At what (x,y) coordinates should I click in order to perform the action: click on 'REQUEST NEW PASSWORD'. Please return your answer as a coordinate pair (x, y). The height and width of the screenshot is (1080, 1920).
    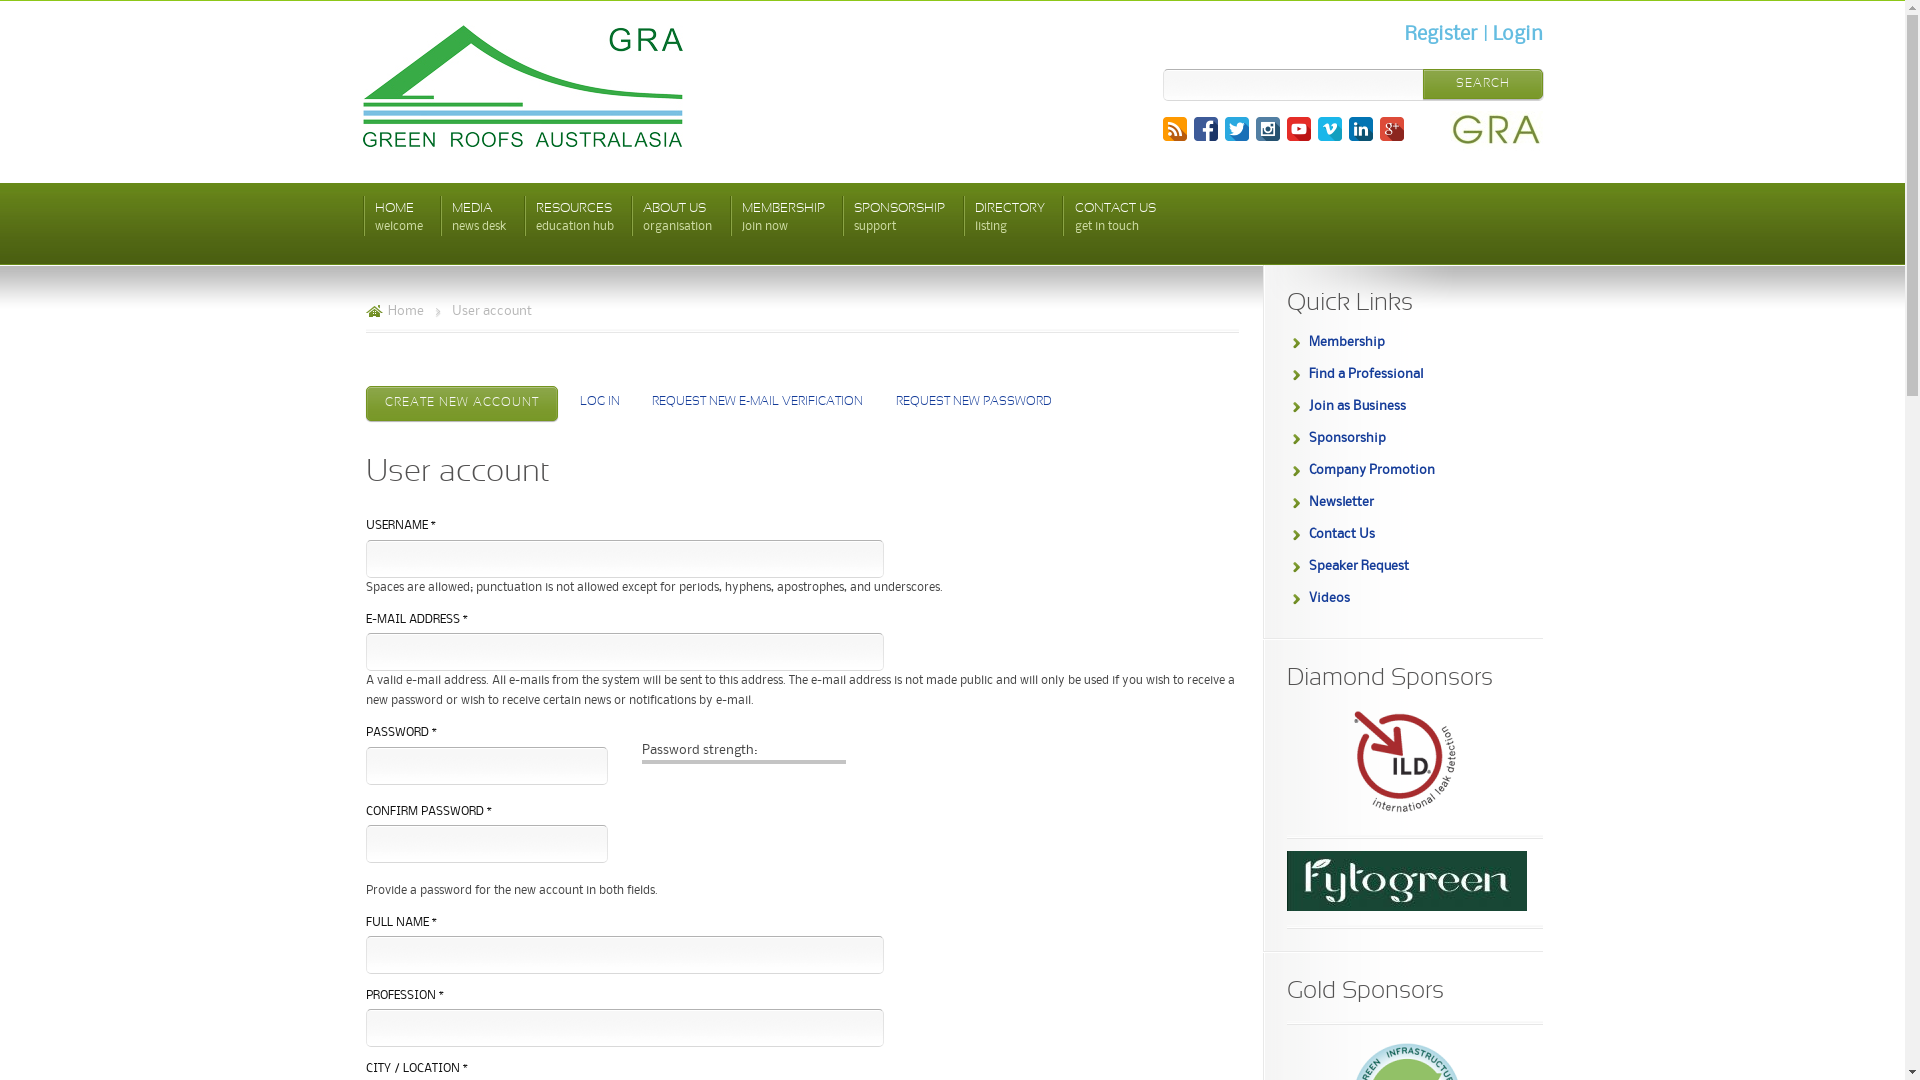
    Looking at the image, I should click on (974, 401).